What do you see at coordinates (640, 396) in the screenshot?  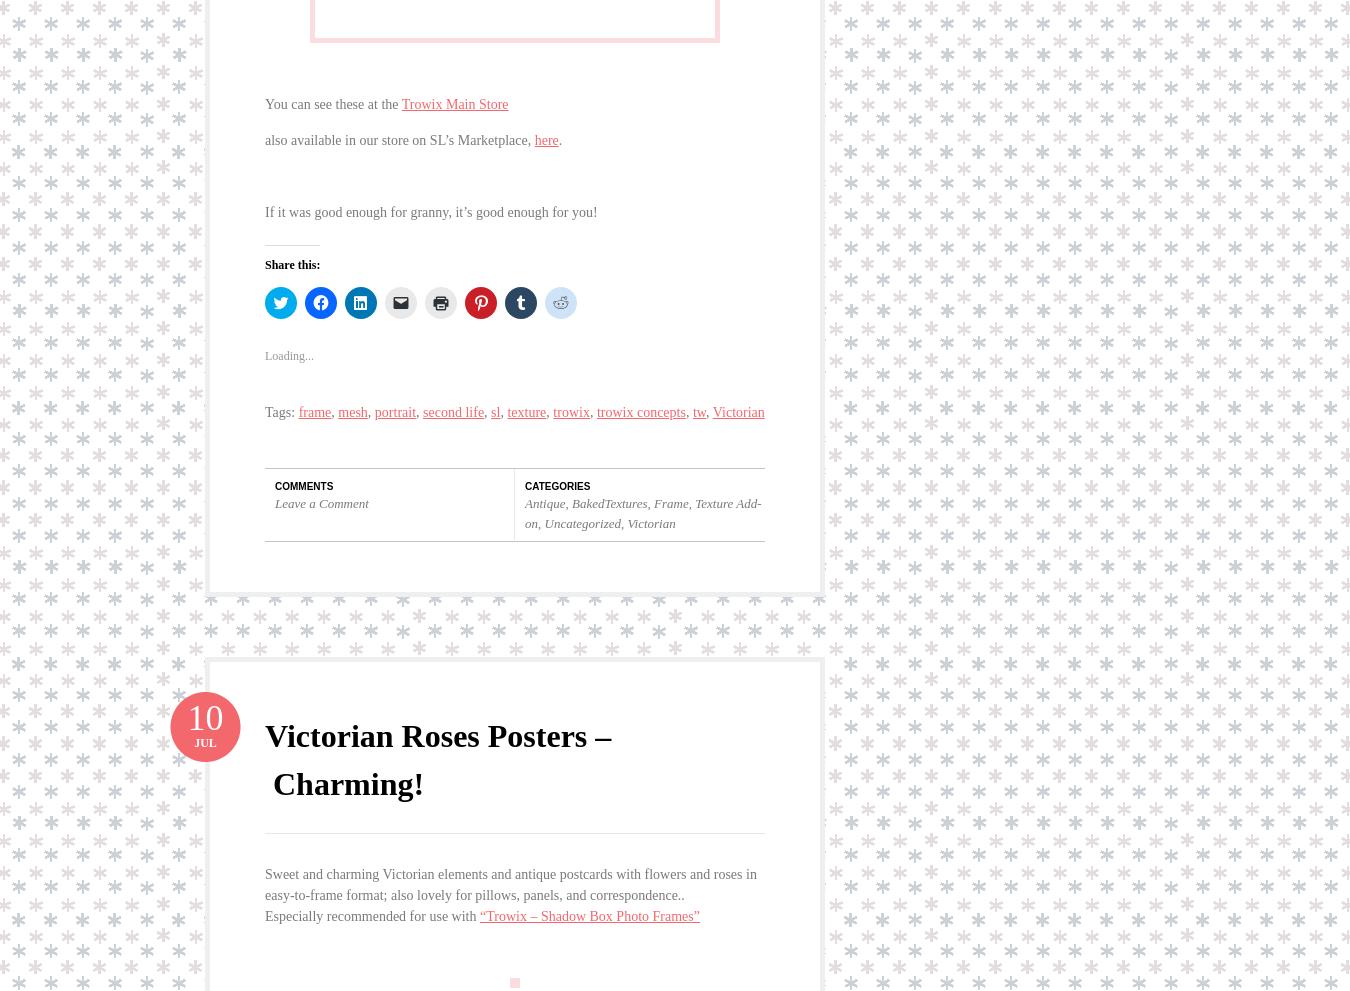 I see `'trowix concepts'` at bounding box center [640, 396].